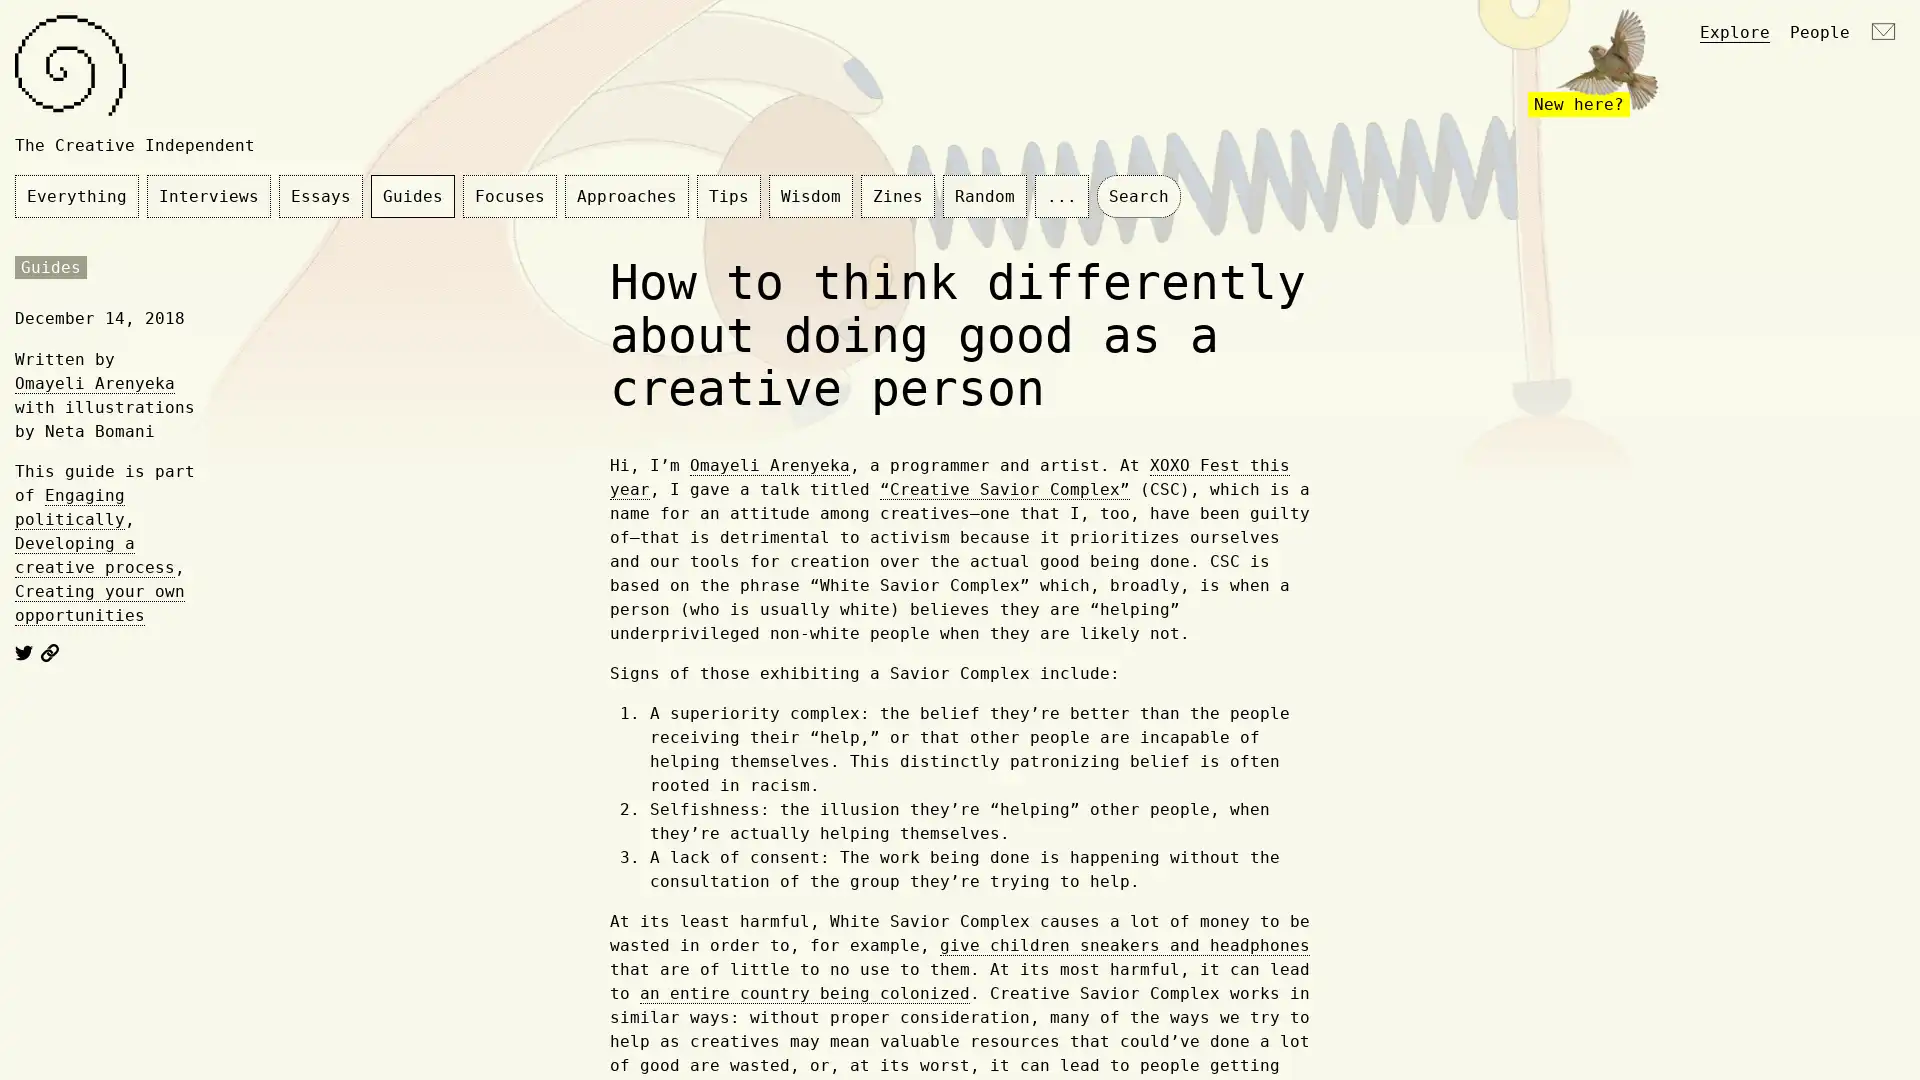  What do you see at coordinates (1060, 196) in the screenshot?
I see `...` at bounding box center [1060, 196].